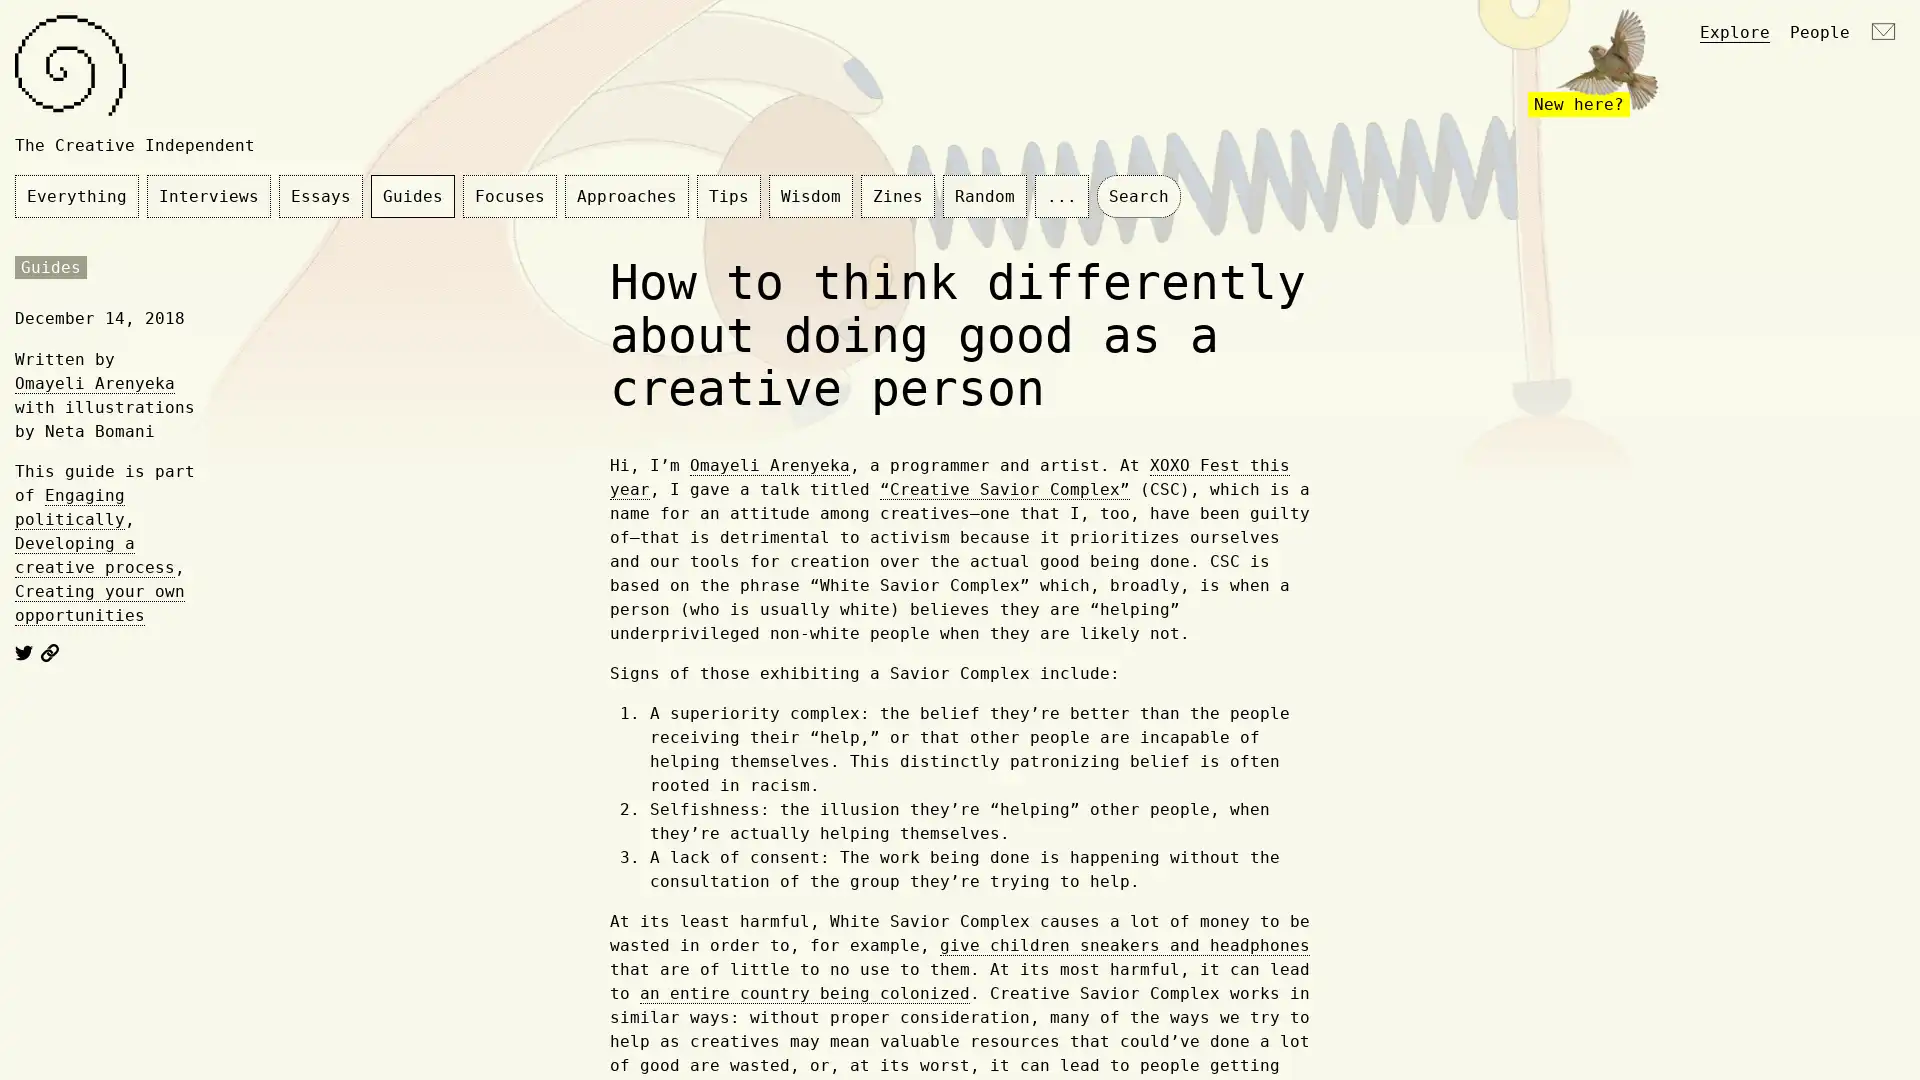  What do you see at coordinates (1060, 196) in the screenshot?
I see `...` at bounding box center [1060, 196].